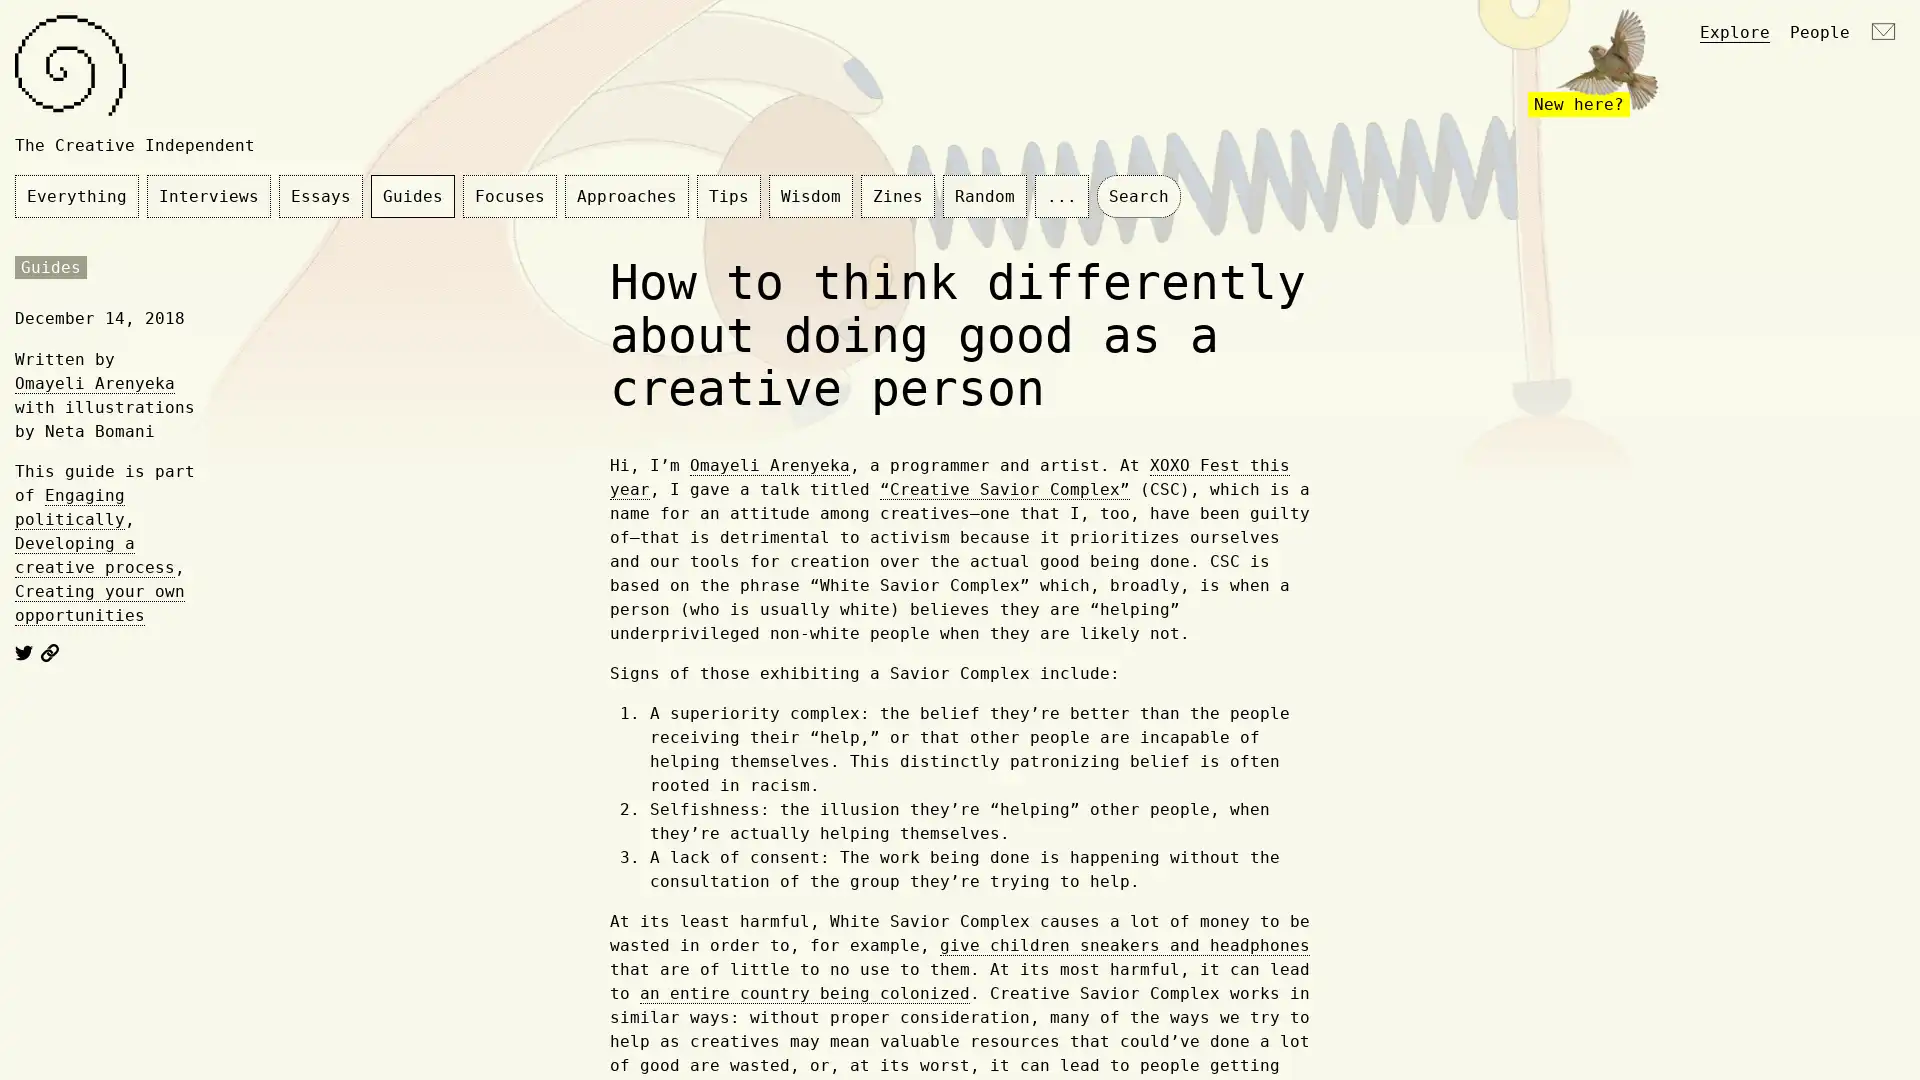  What do you see at coordinates (1060, 196) in the screenshot?
I see `...` at bounding box center [1060, 196].